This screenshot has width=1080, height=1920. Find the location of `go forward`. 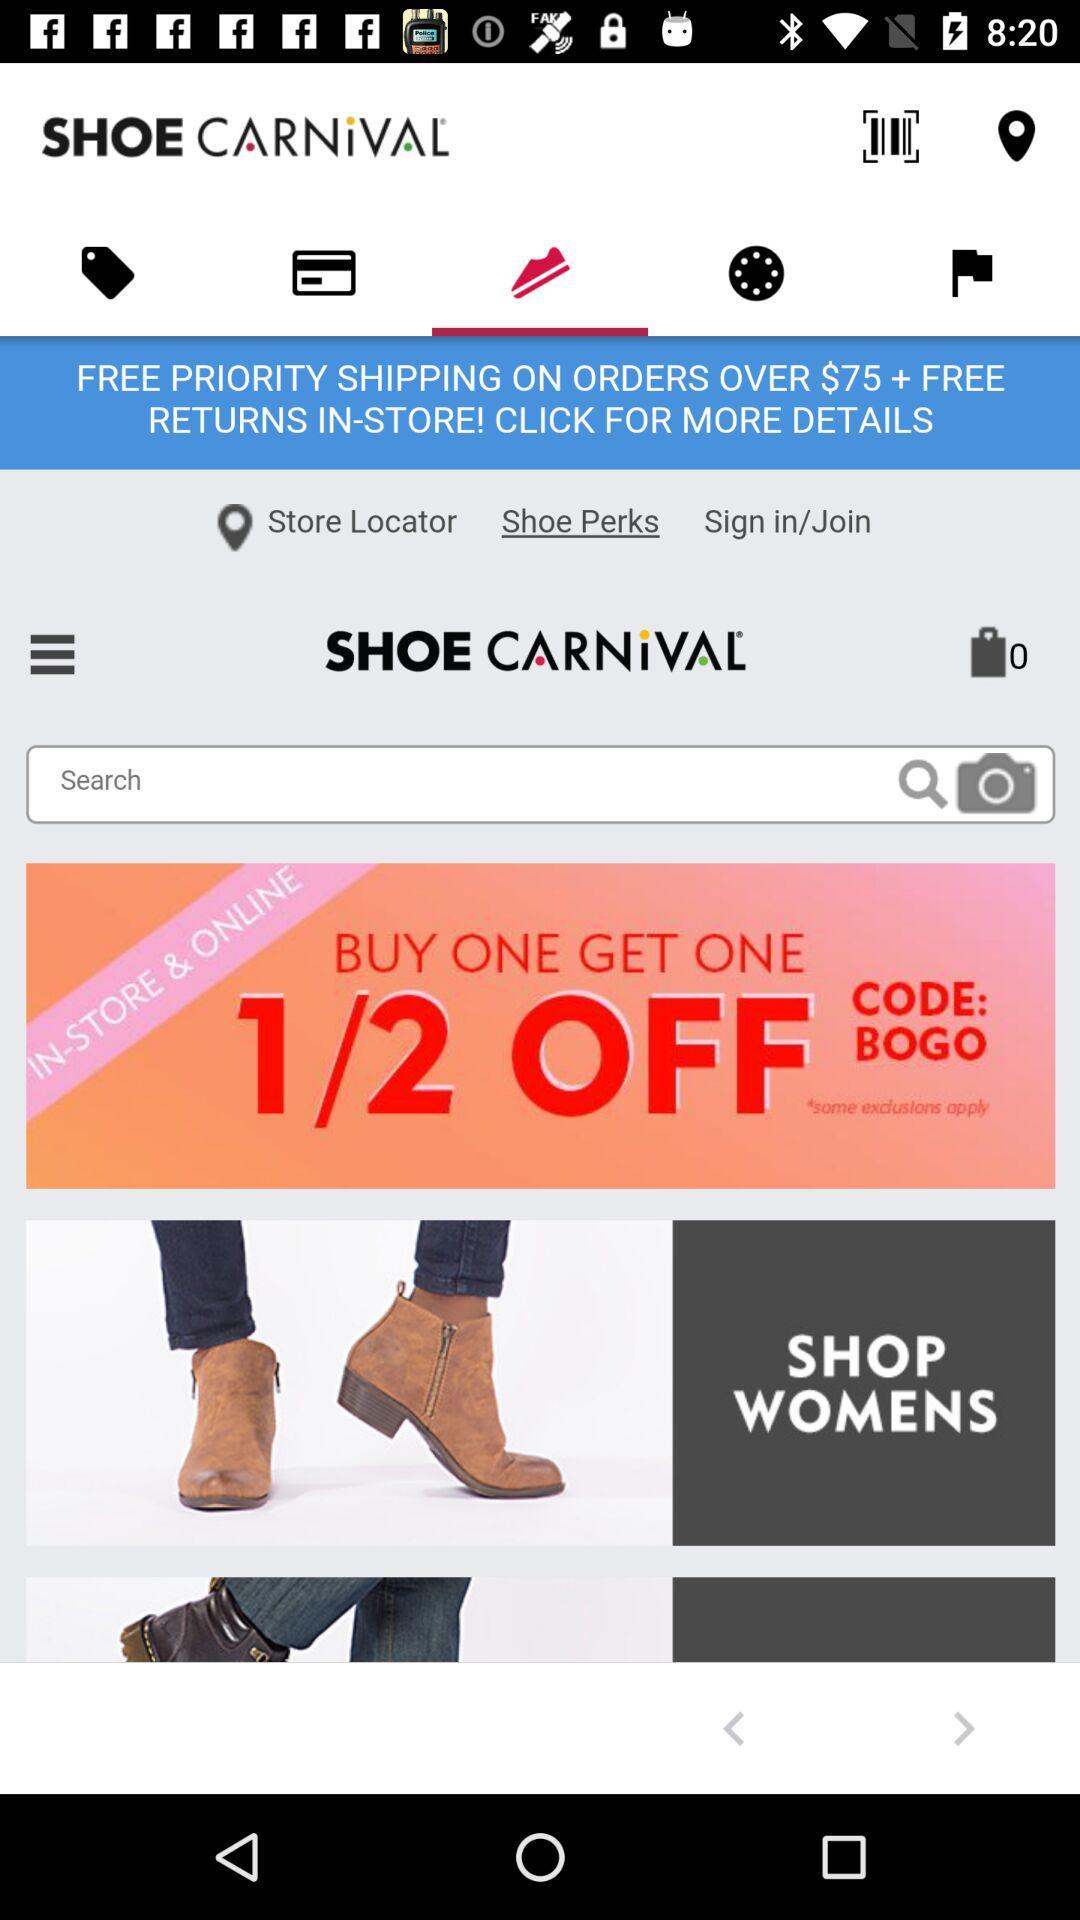

go forward is located at coordinates (963, 1727).